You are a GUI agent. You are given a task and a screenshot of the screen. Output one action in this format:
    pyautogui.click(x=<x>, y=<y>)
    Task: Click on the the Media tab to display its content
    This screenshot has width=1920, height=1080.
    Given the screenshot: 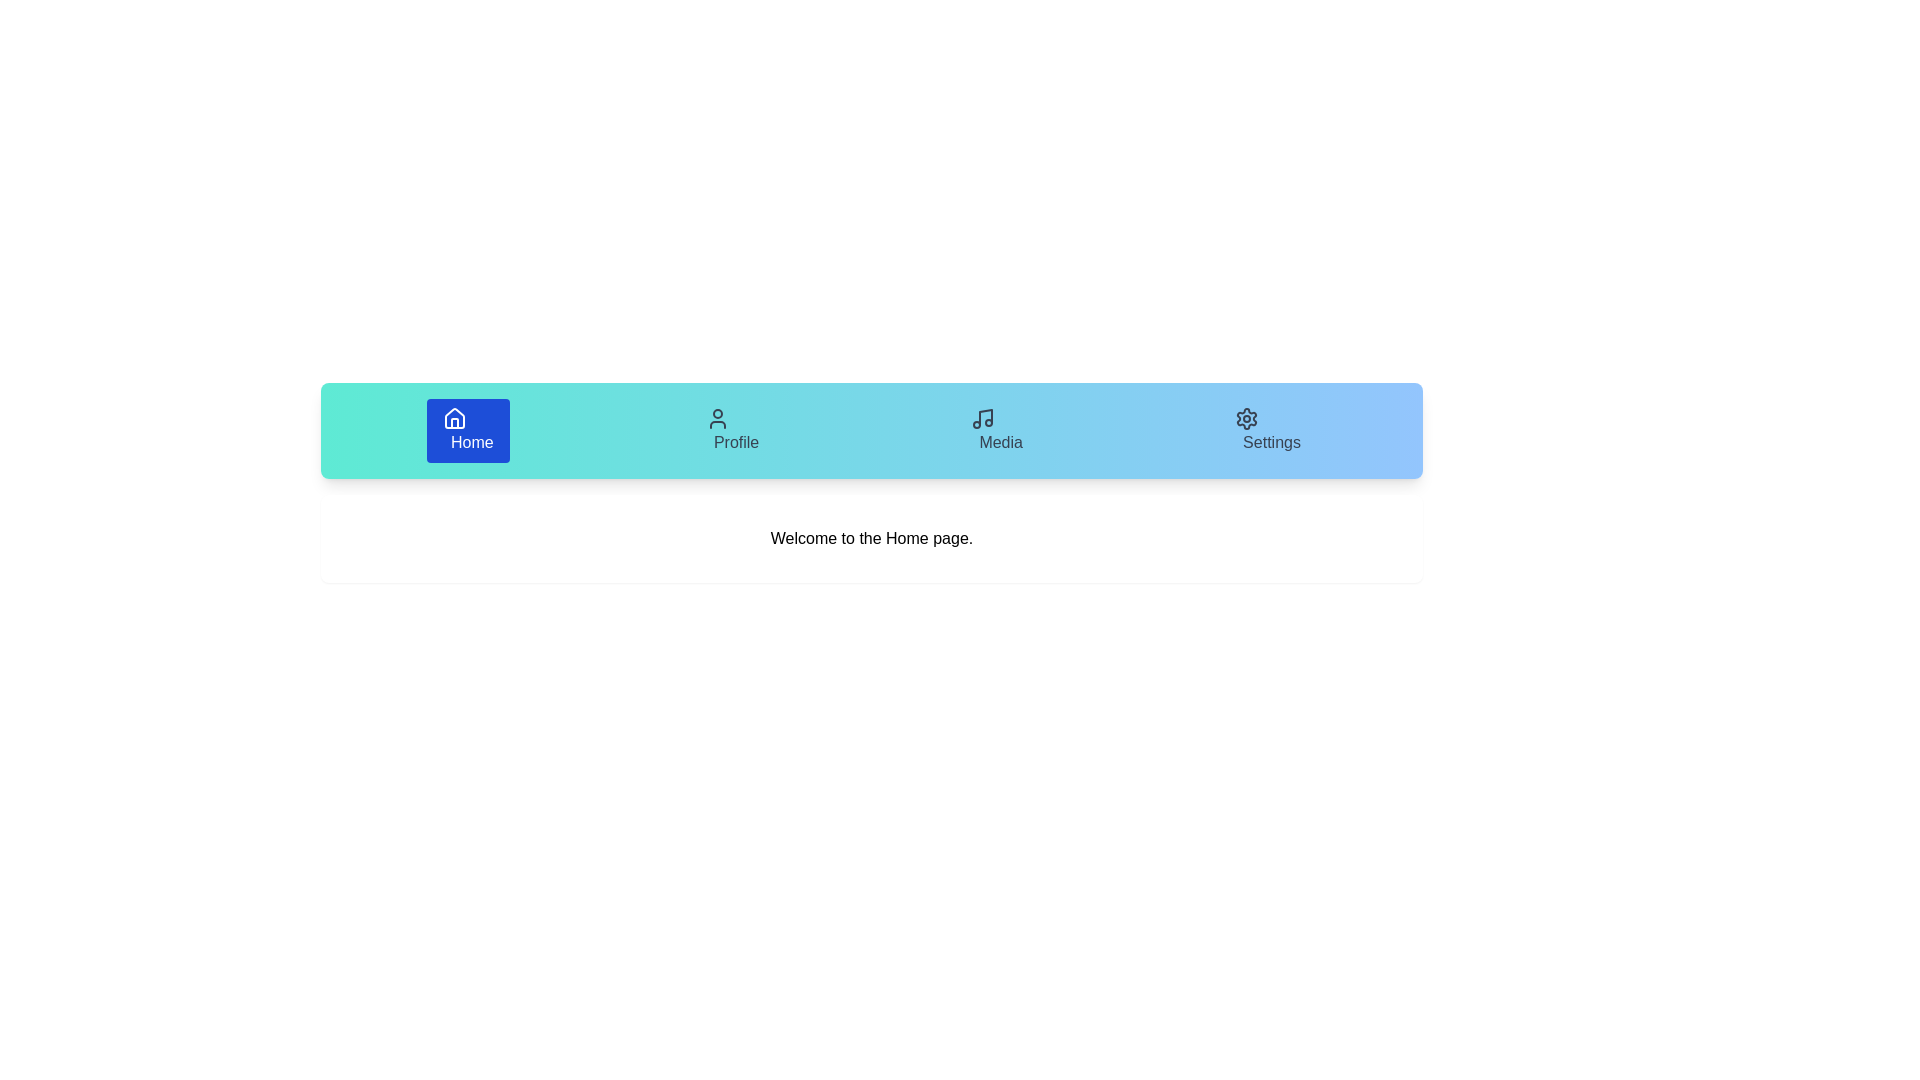 What is the action you would take?
    pyautogui.click(x=997, y=430)
    